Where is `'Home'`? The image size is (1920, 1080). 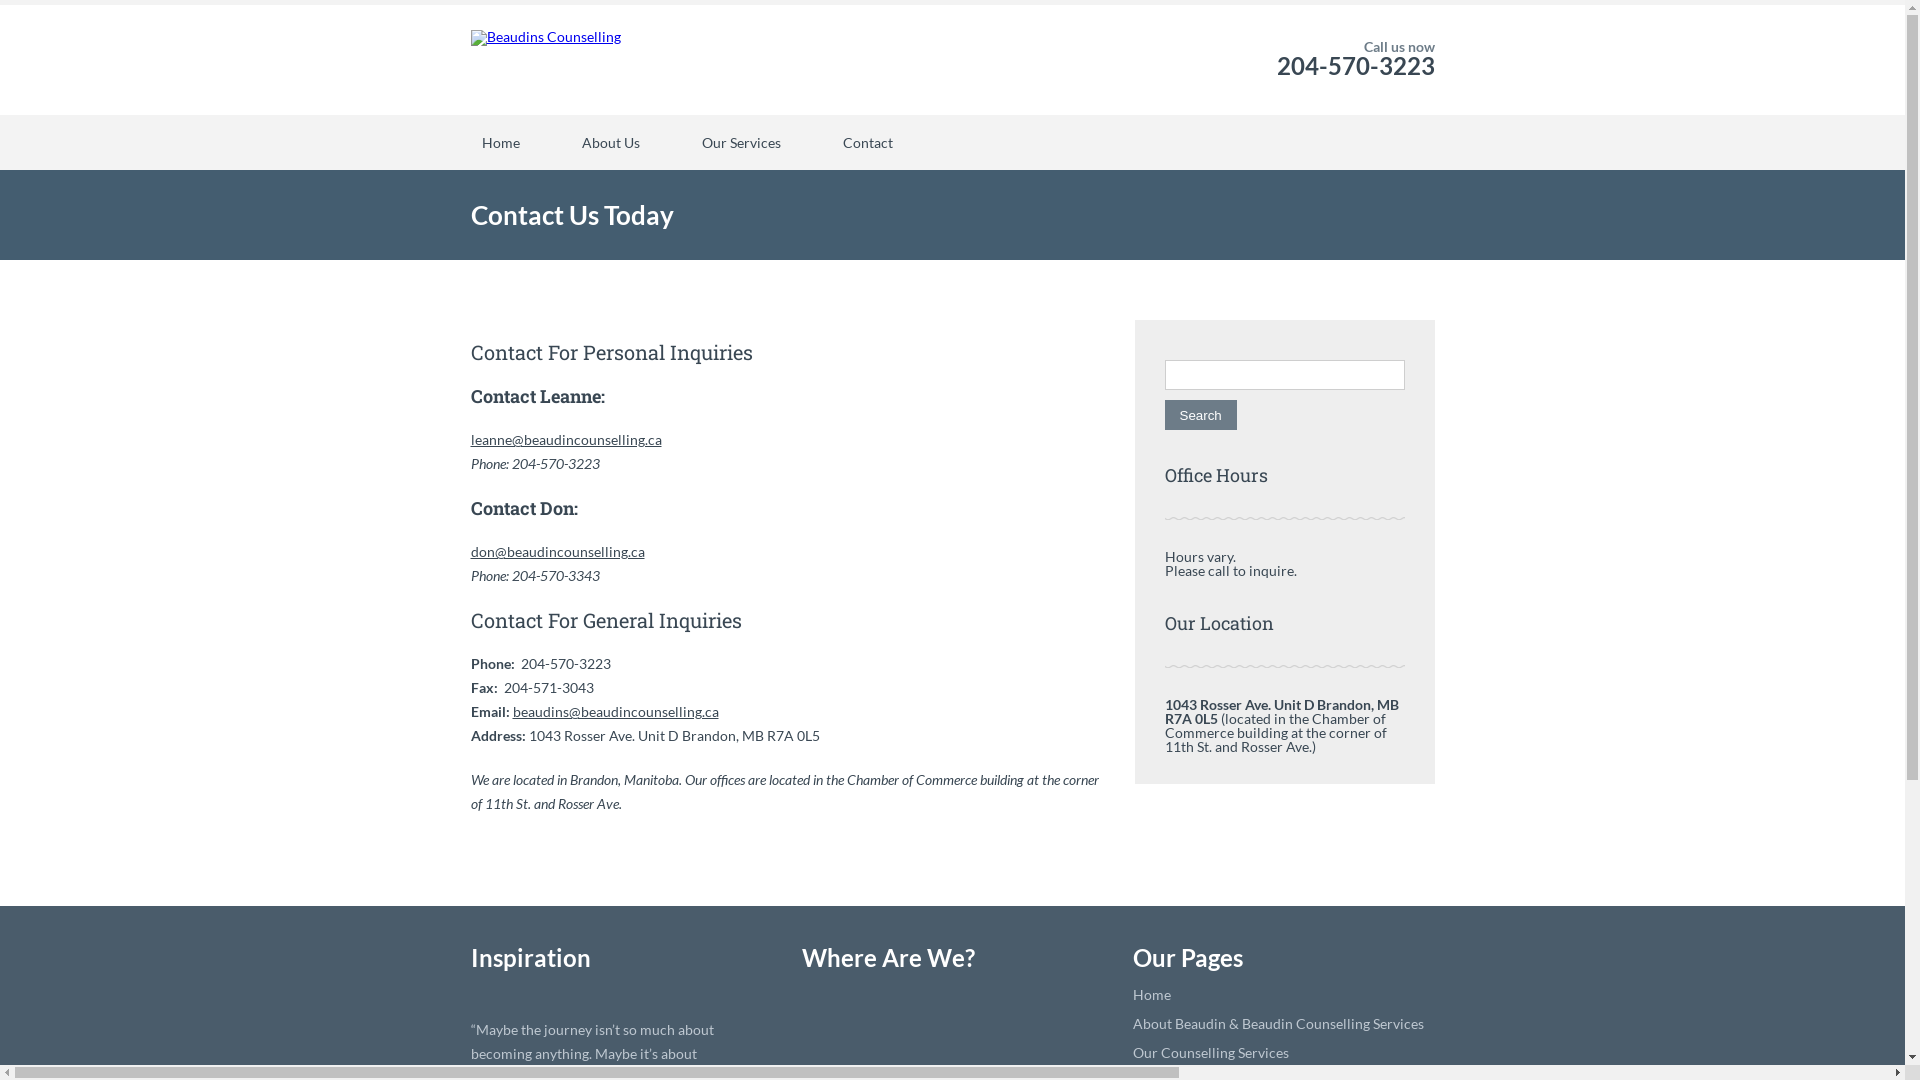 'Home' is located at coordinates (1151, 994).